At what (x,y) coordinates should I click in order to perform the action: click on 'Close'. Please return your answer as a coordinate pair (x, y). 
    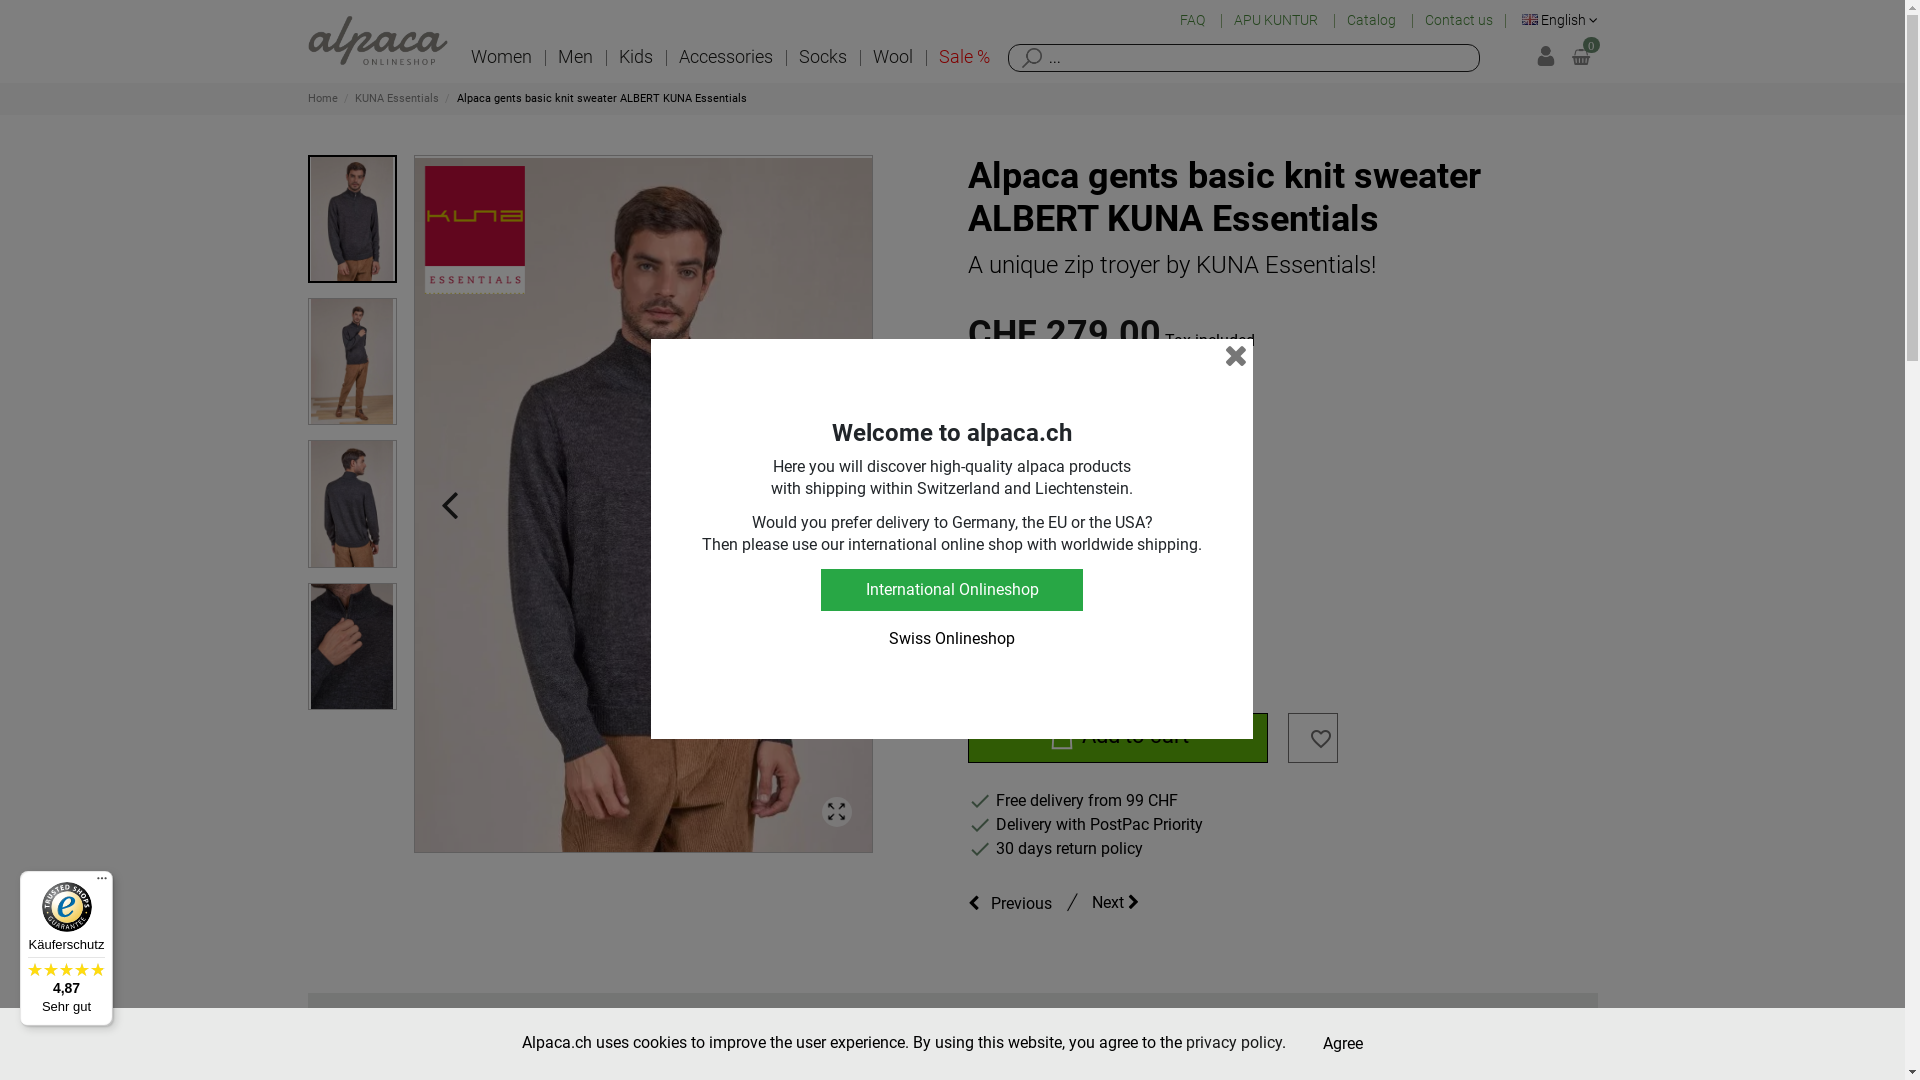
    Looking at the image, I should click on (1235, 354).